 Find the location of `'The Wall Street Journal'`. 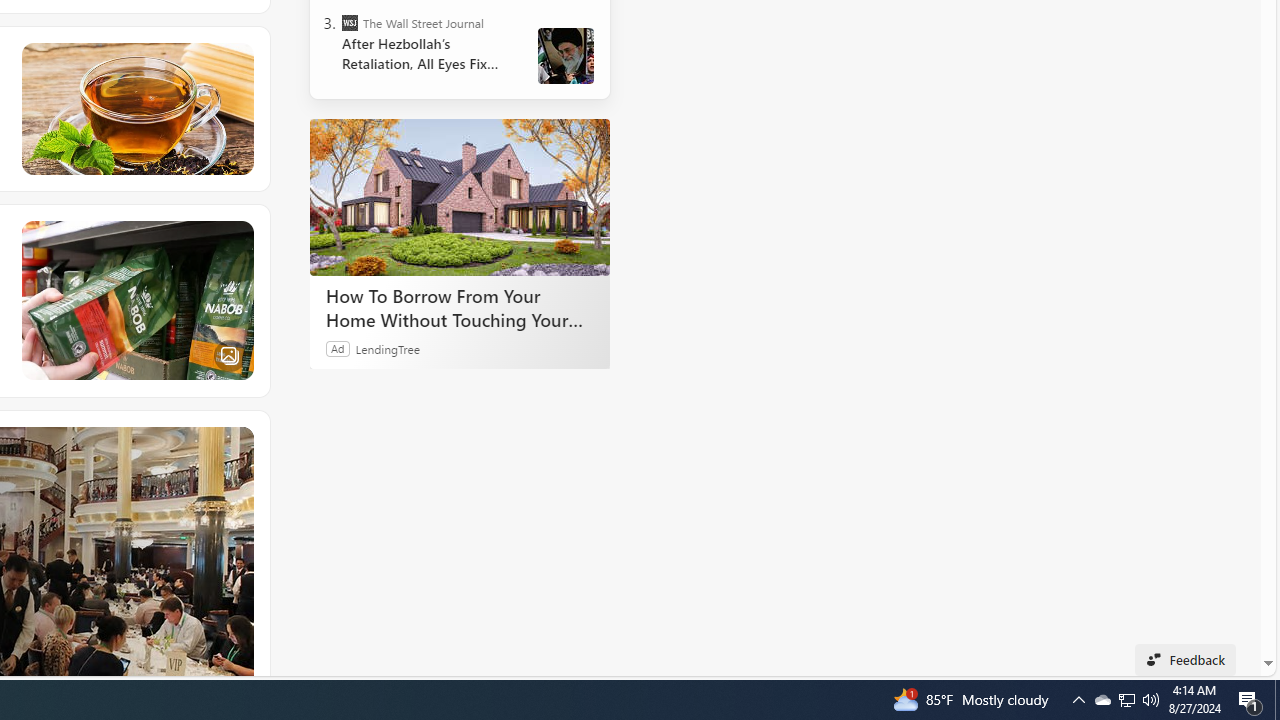

'The Wall Street Journal' is located at coordinates (350, 23).